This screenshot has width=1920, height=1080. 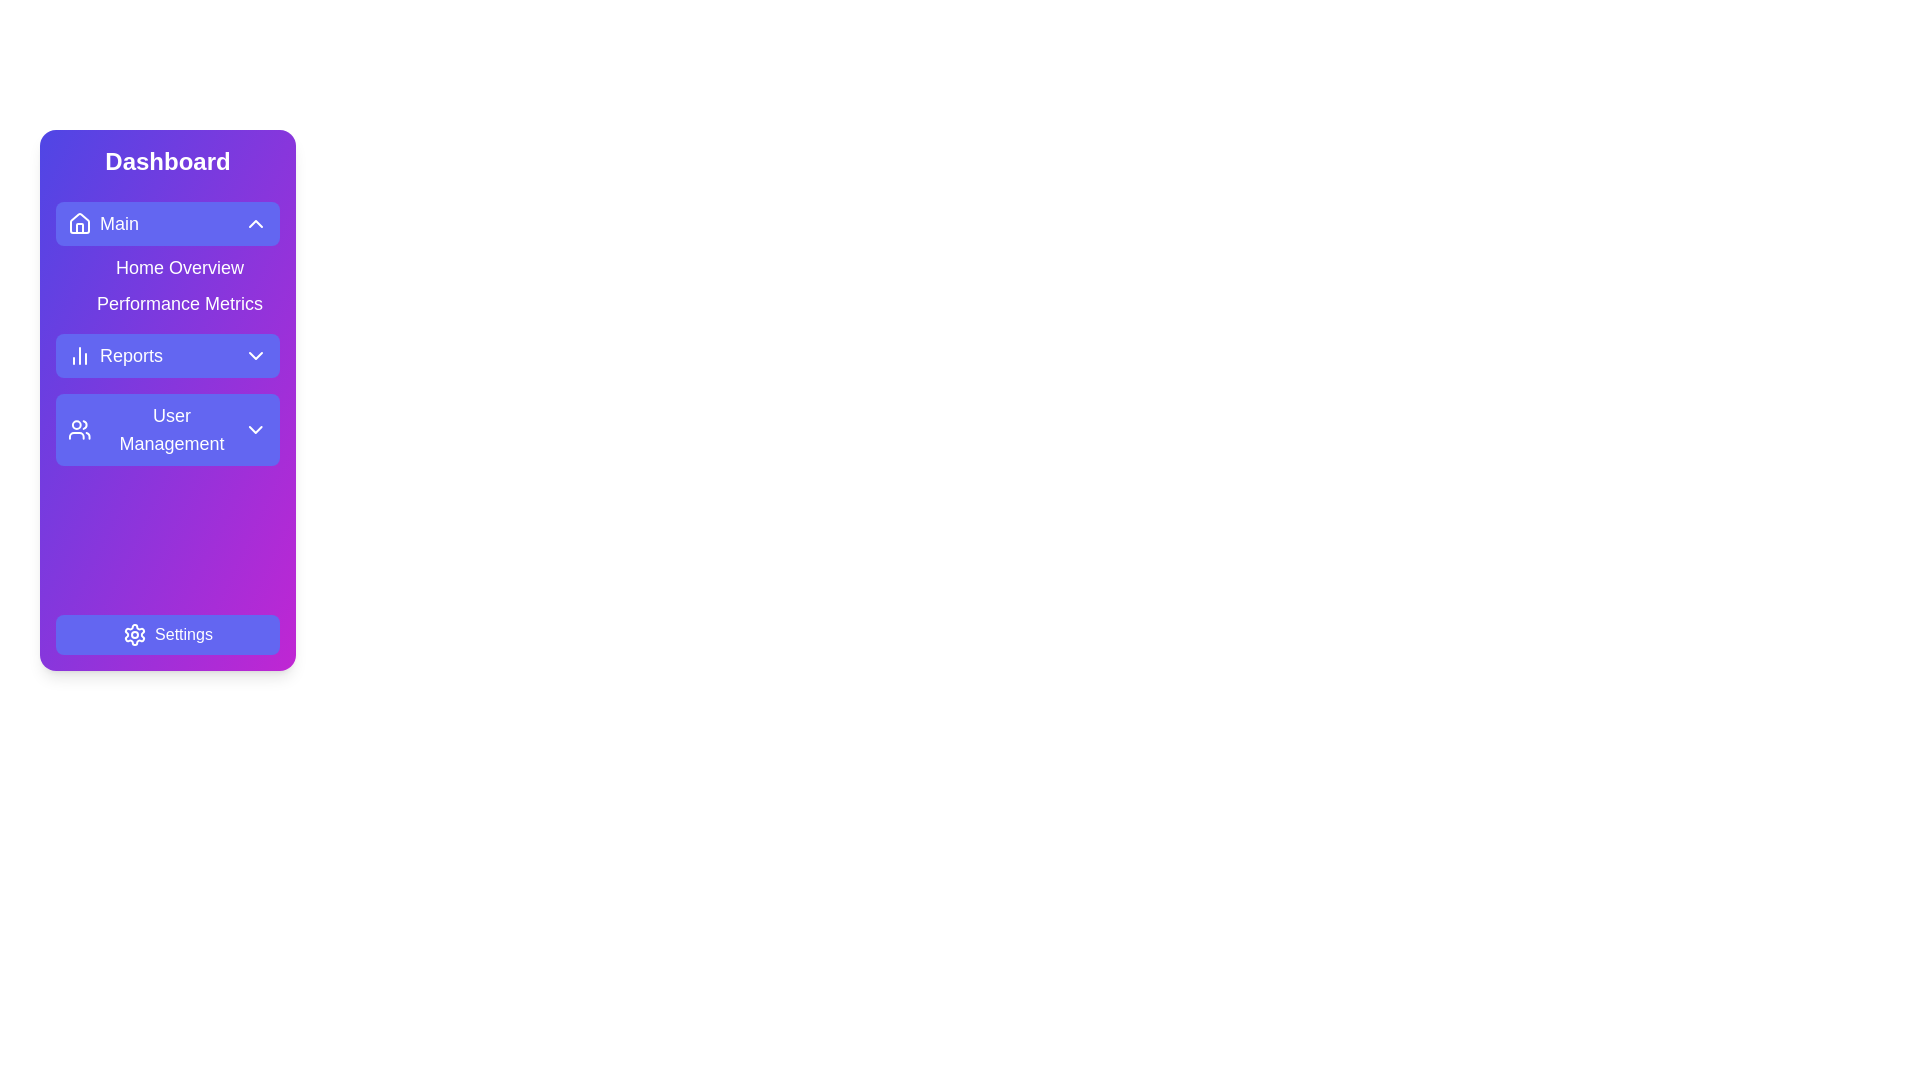 What do you see at coordinates (80, 223) in the screenshot?
I see `the icon located at the top-left corner of the purple rectangular button labeled 'Main' in the sidebar navigation menu` at bounding box center [80, 223].